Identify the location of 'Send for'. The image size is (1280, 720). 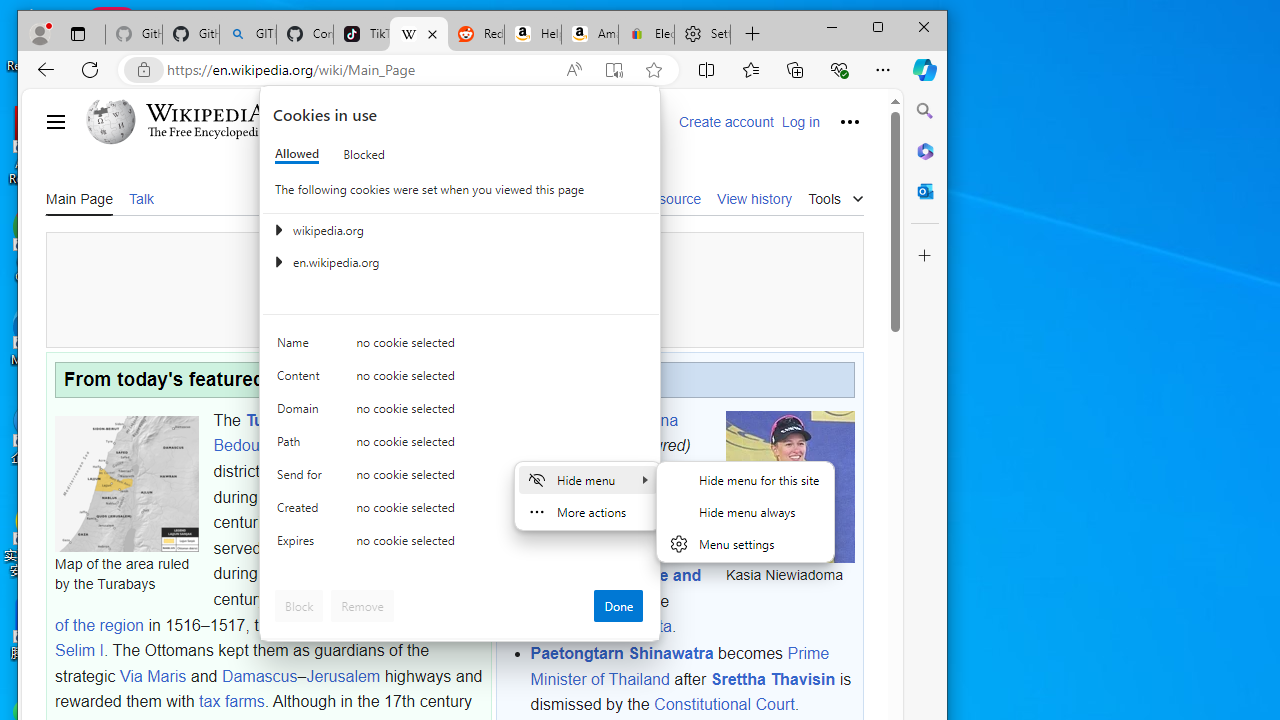
(301, 479).